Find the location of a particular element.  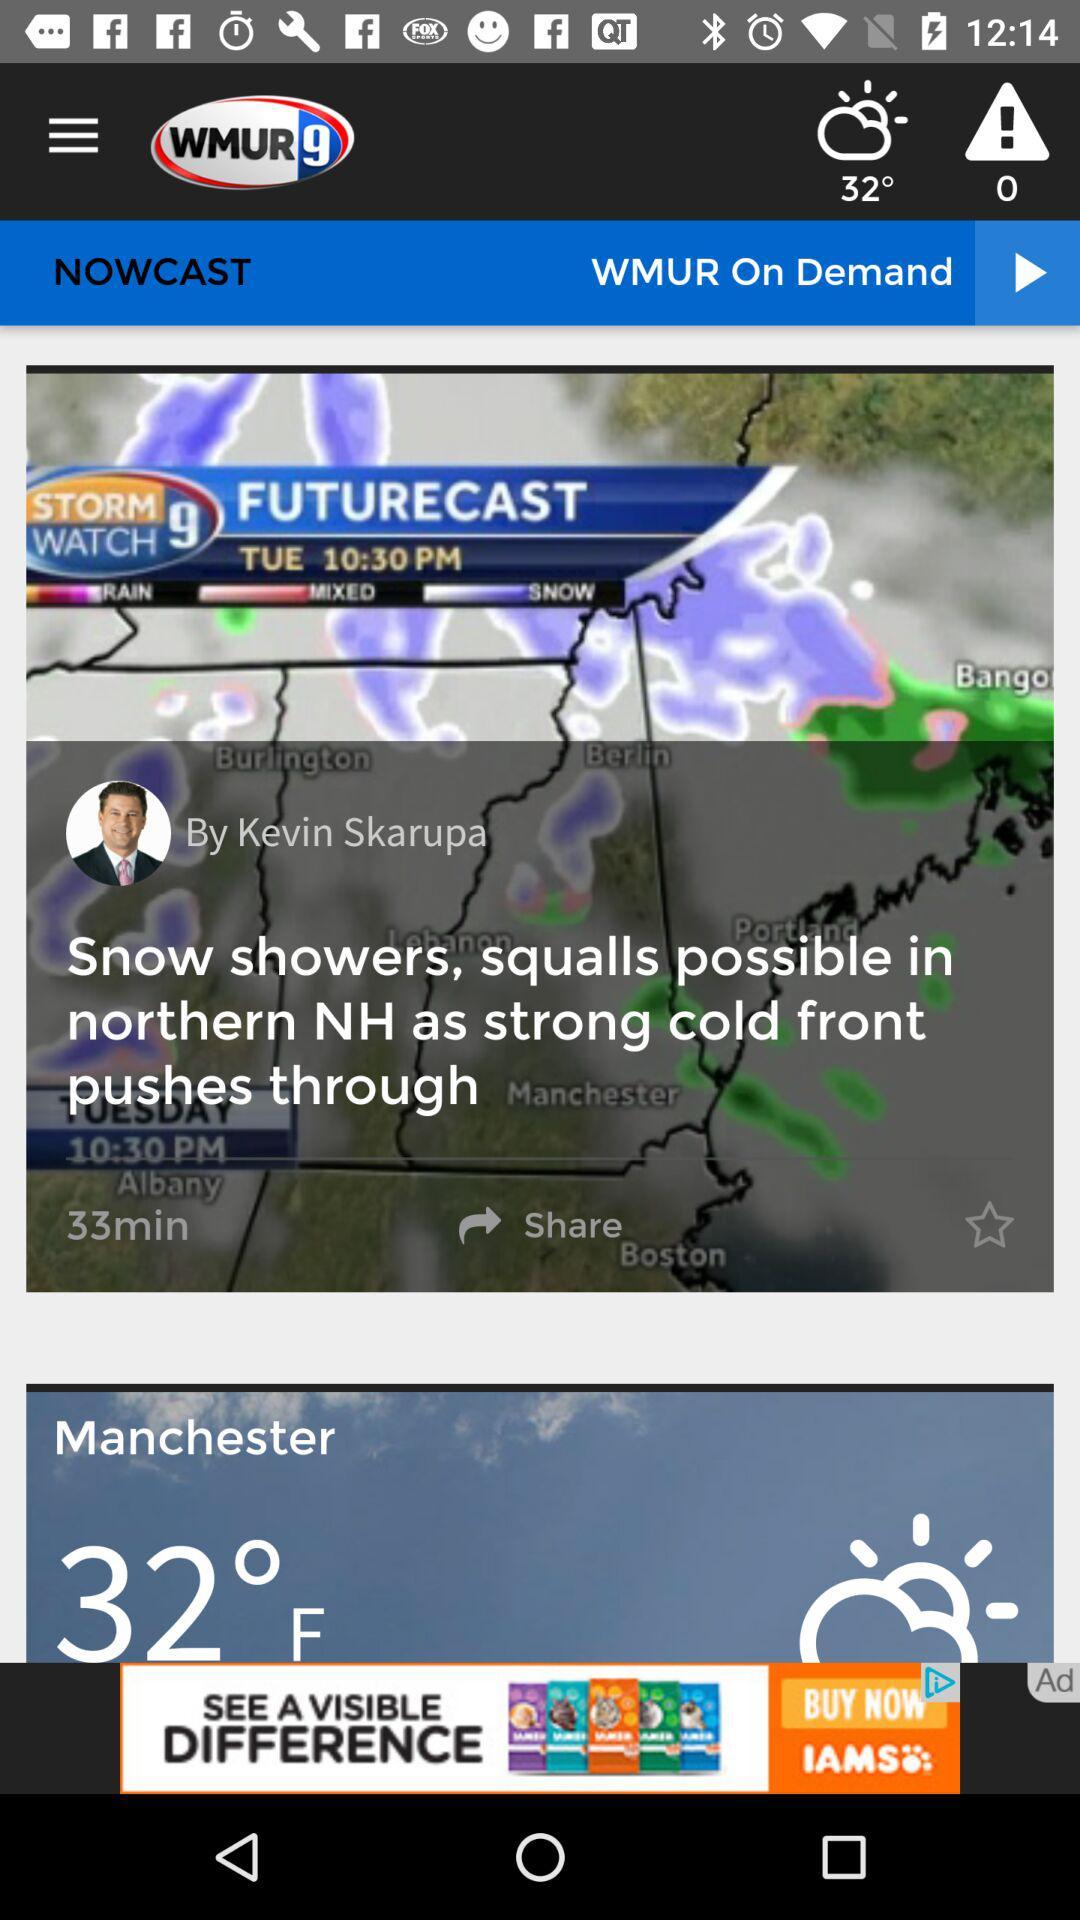

advertisement is located at coordinates (540, 1727).